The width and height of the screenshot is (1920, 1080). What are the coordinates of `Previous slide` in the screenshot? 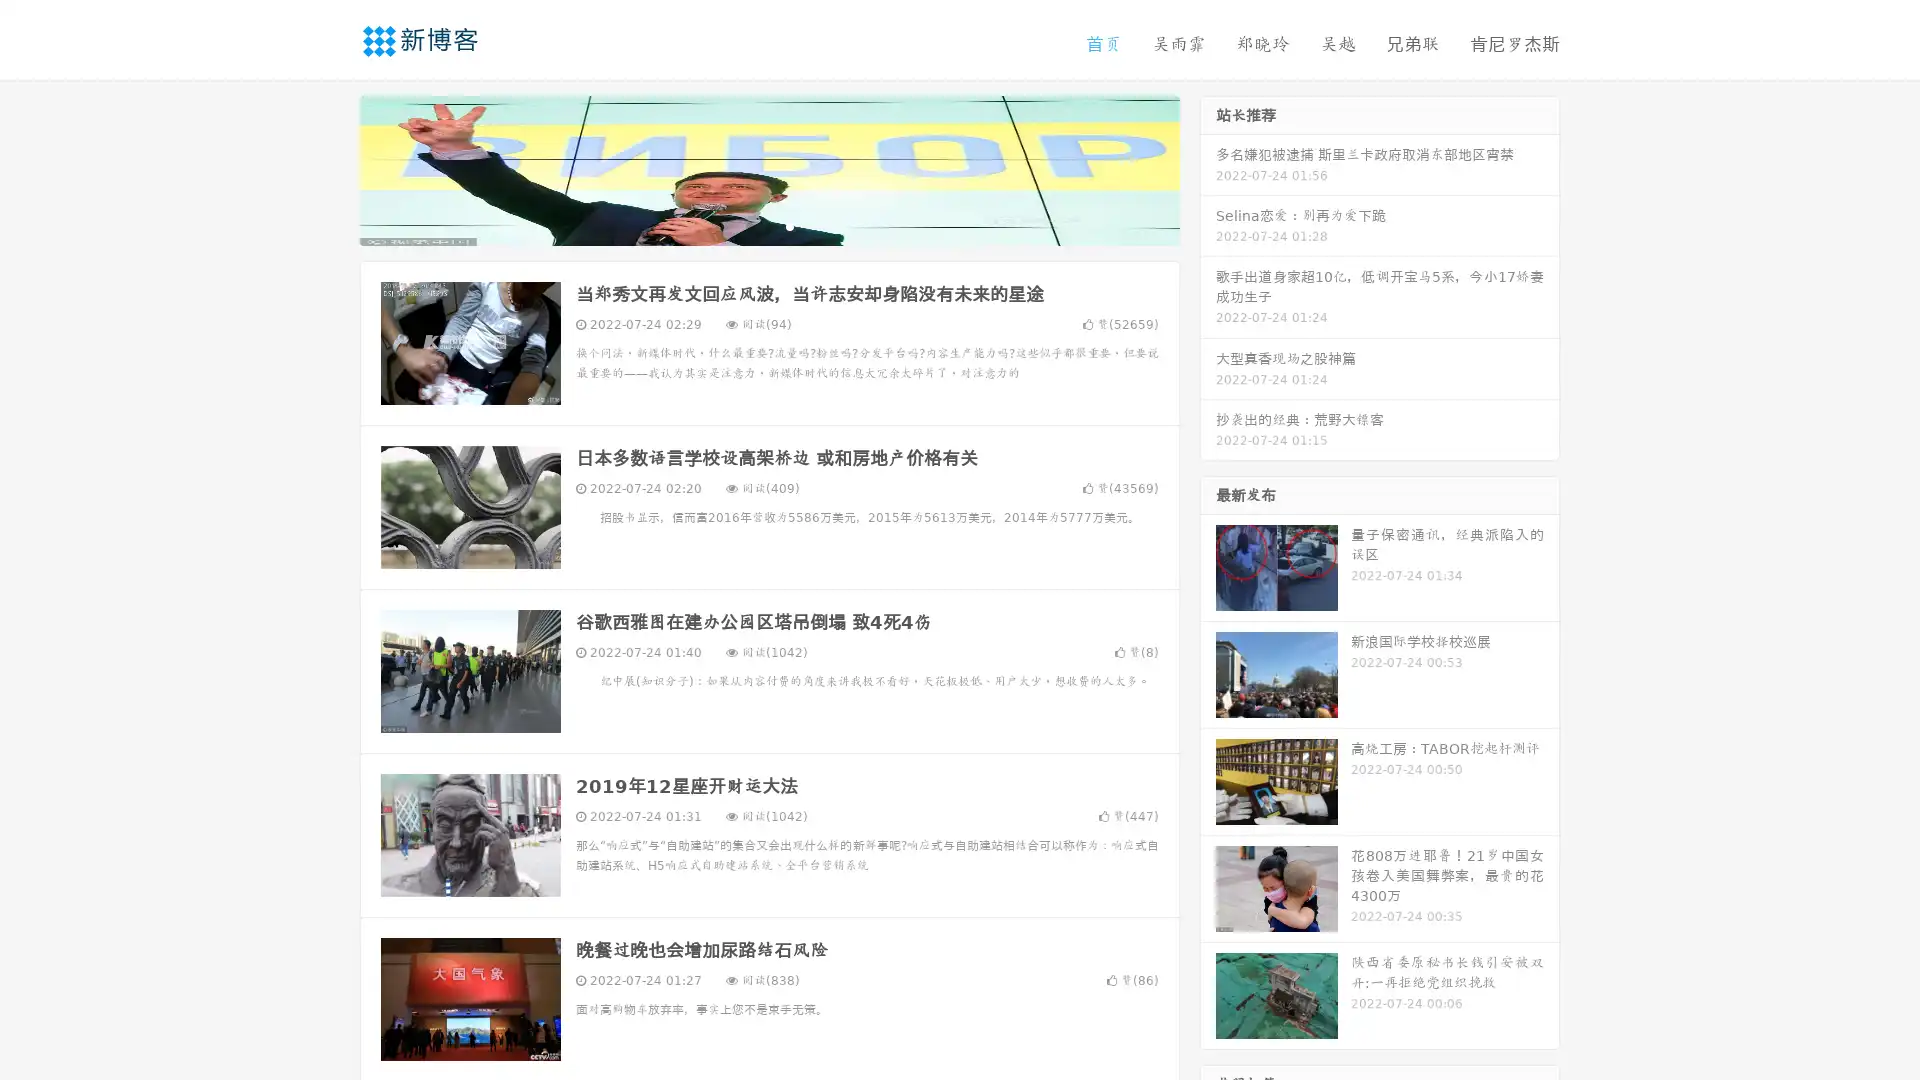 It's located at (330, 168).